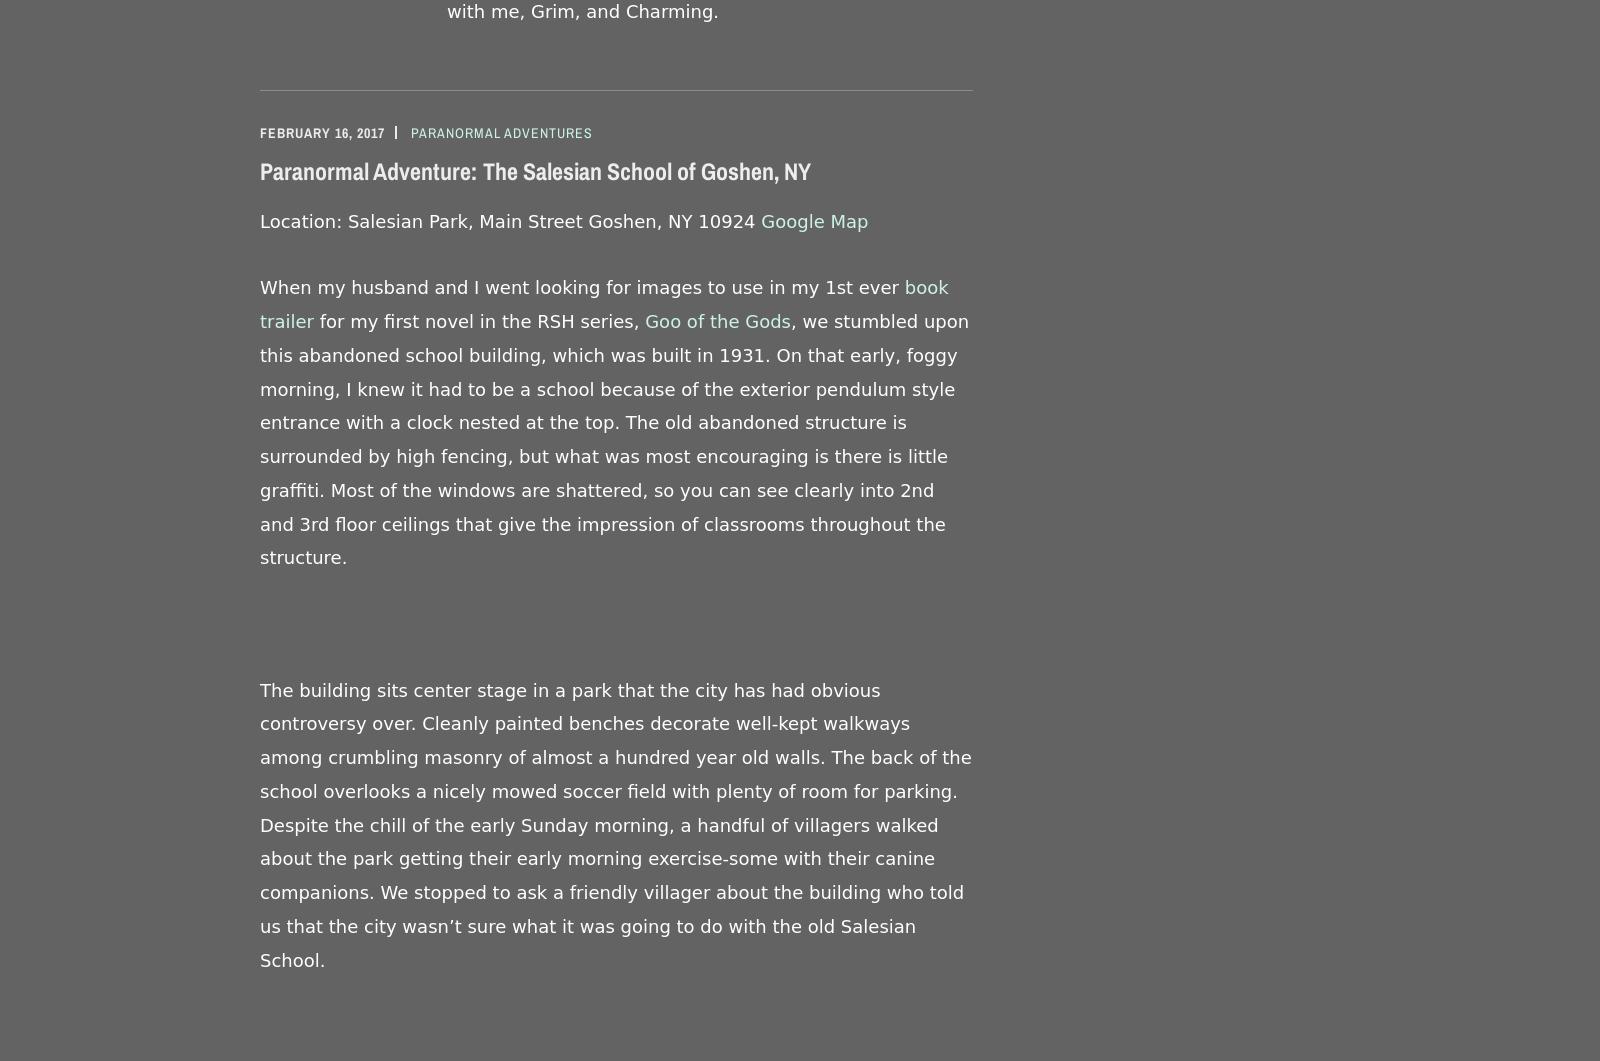 The image size is (1600, 1061). What do you see at coordinates (534, 171) in the screenshot?
I see `'Paranormal Adventure: The Salesian School of Goshen, NY'` at bounding box center [534, 171].